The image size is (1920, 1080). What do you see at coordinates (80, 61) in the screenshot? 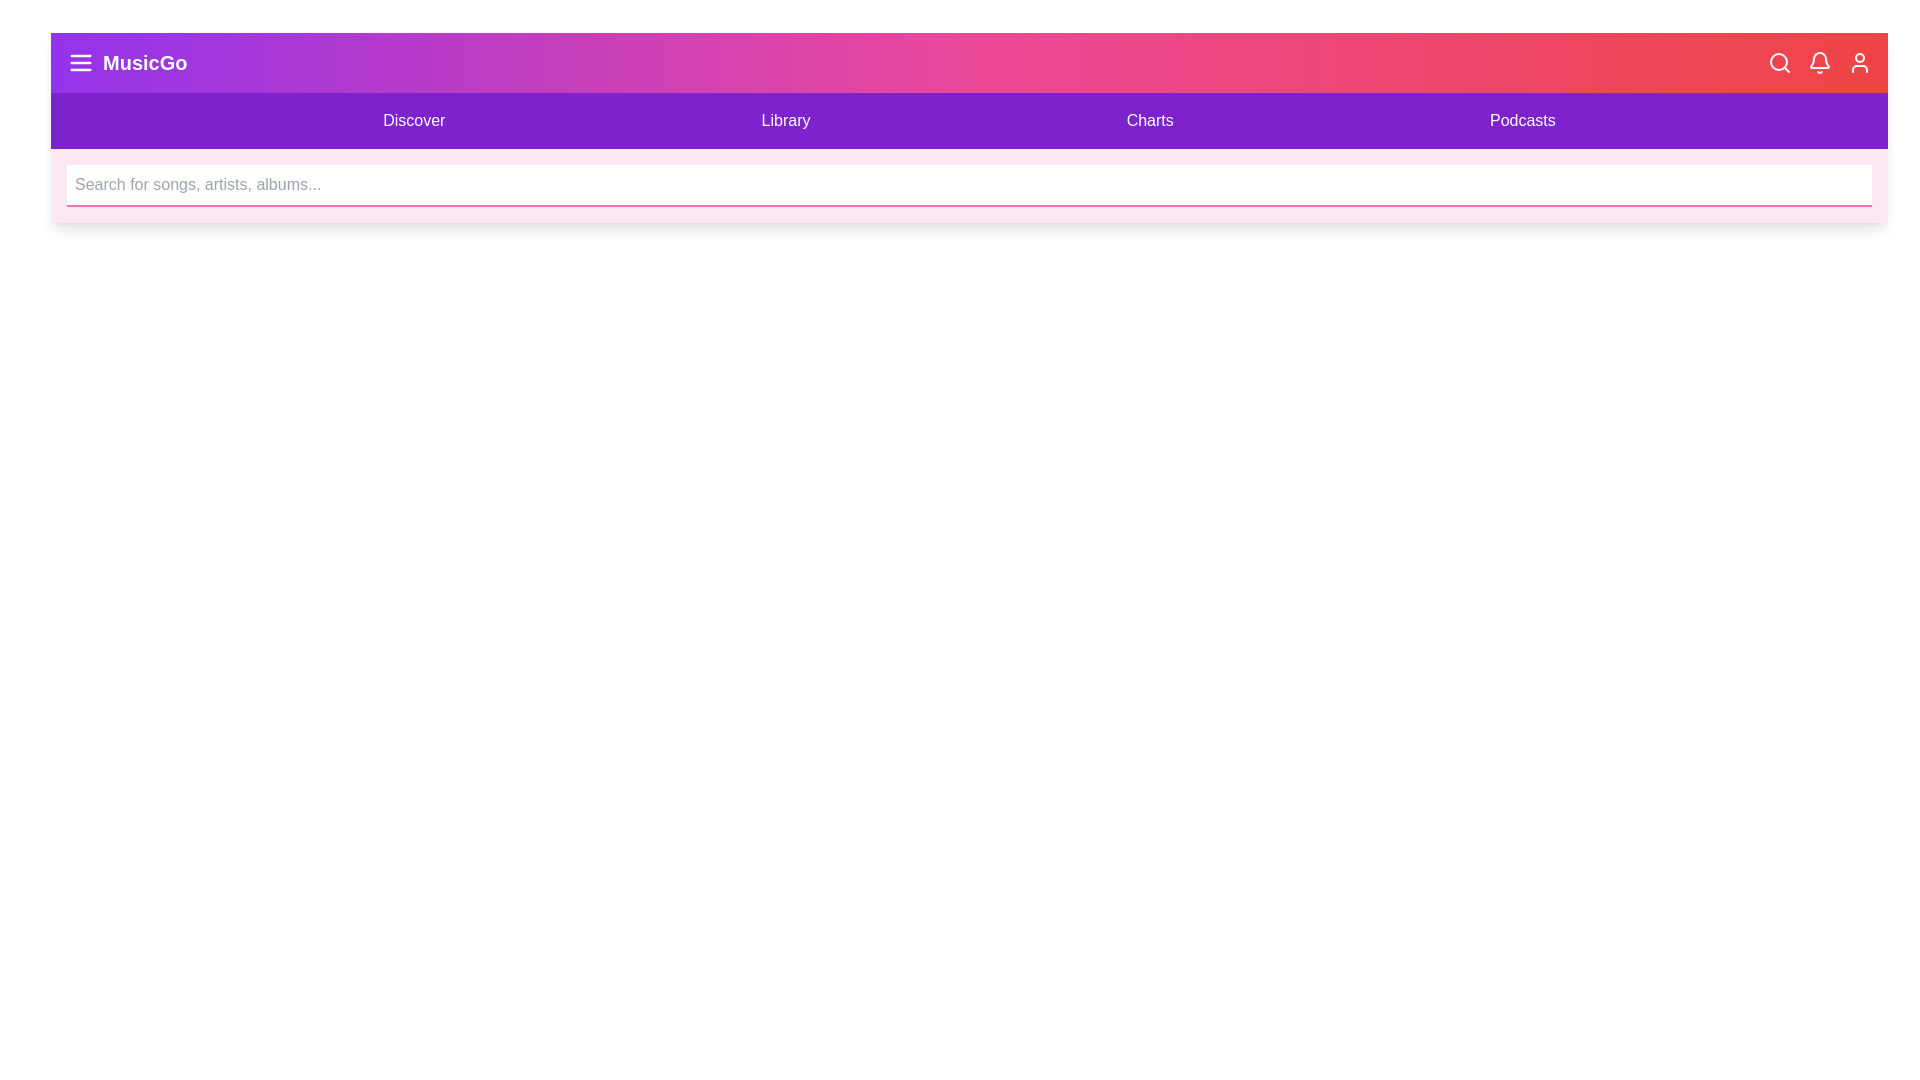
I see `the 'Menu' button to toggle the visibility of the menu` at bounding box center [80, 61].